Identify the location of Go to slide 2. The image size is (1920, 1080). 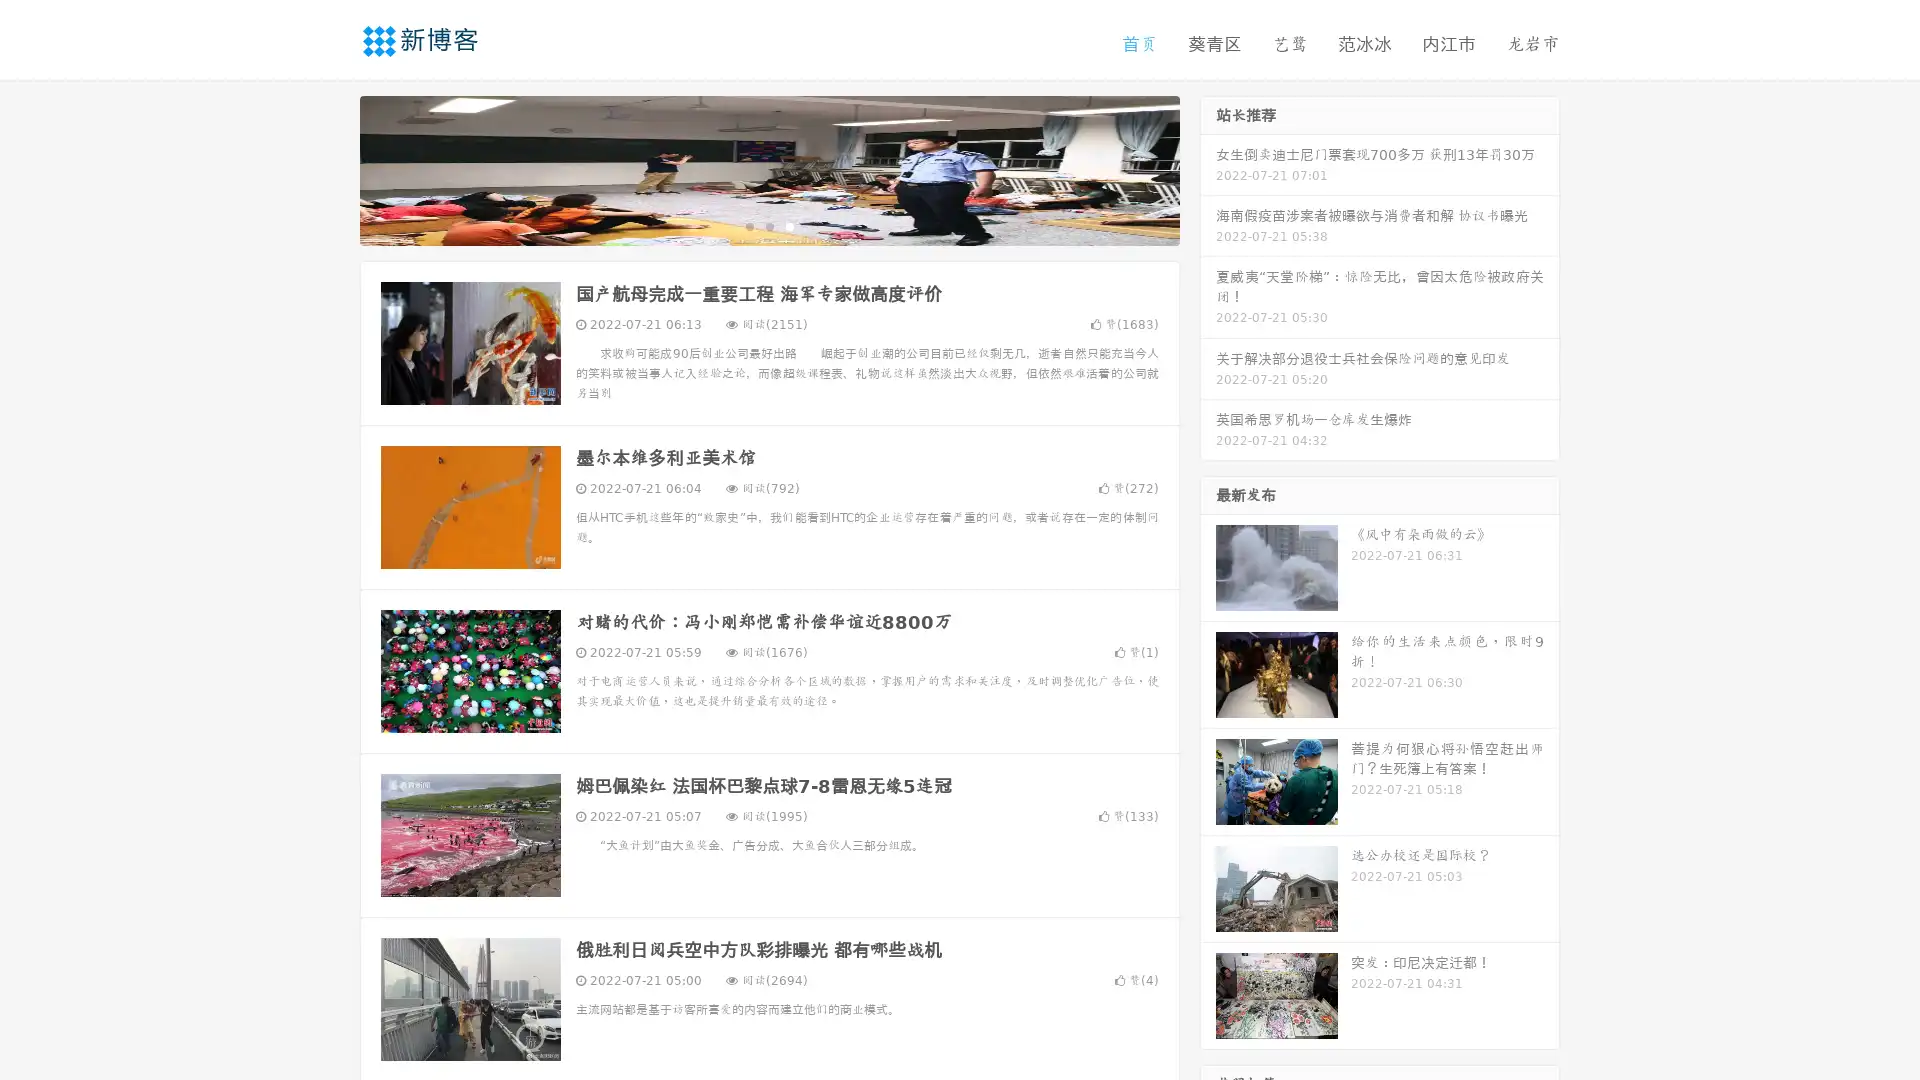
(768, 225).